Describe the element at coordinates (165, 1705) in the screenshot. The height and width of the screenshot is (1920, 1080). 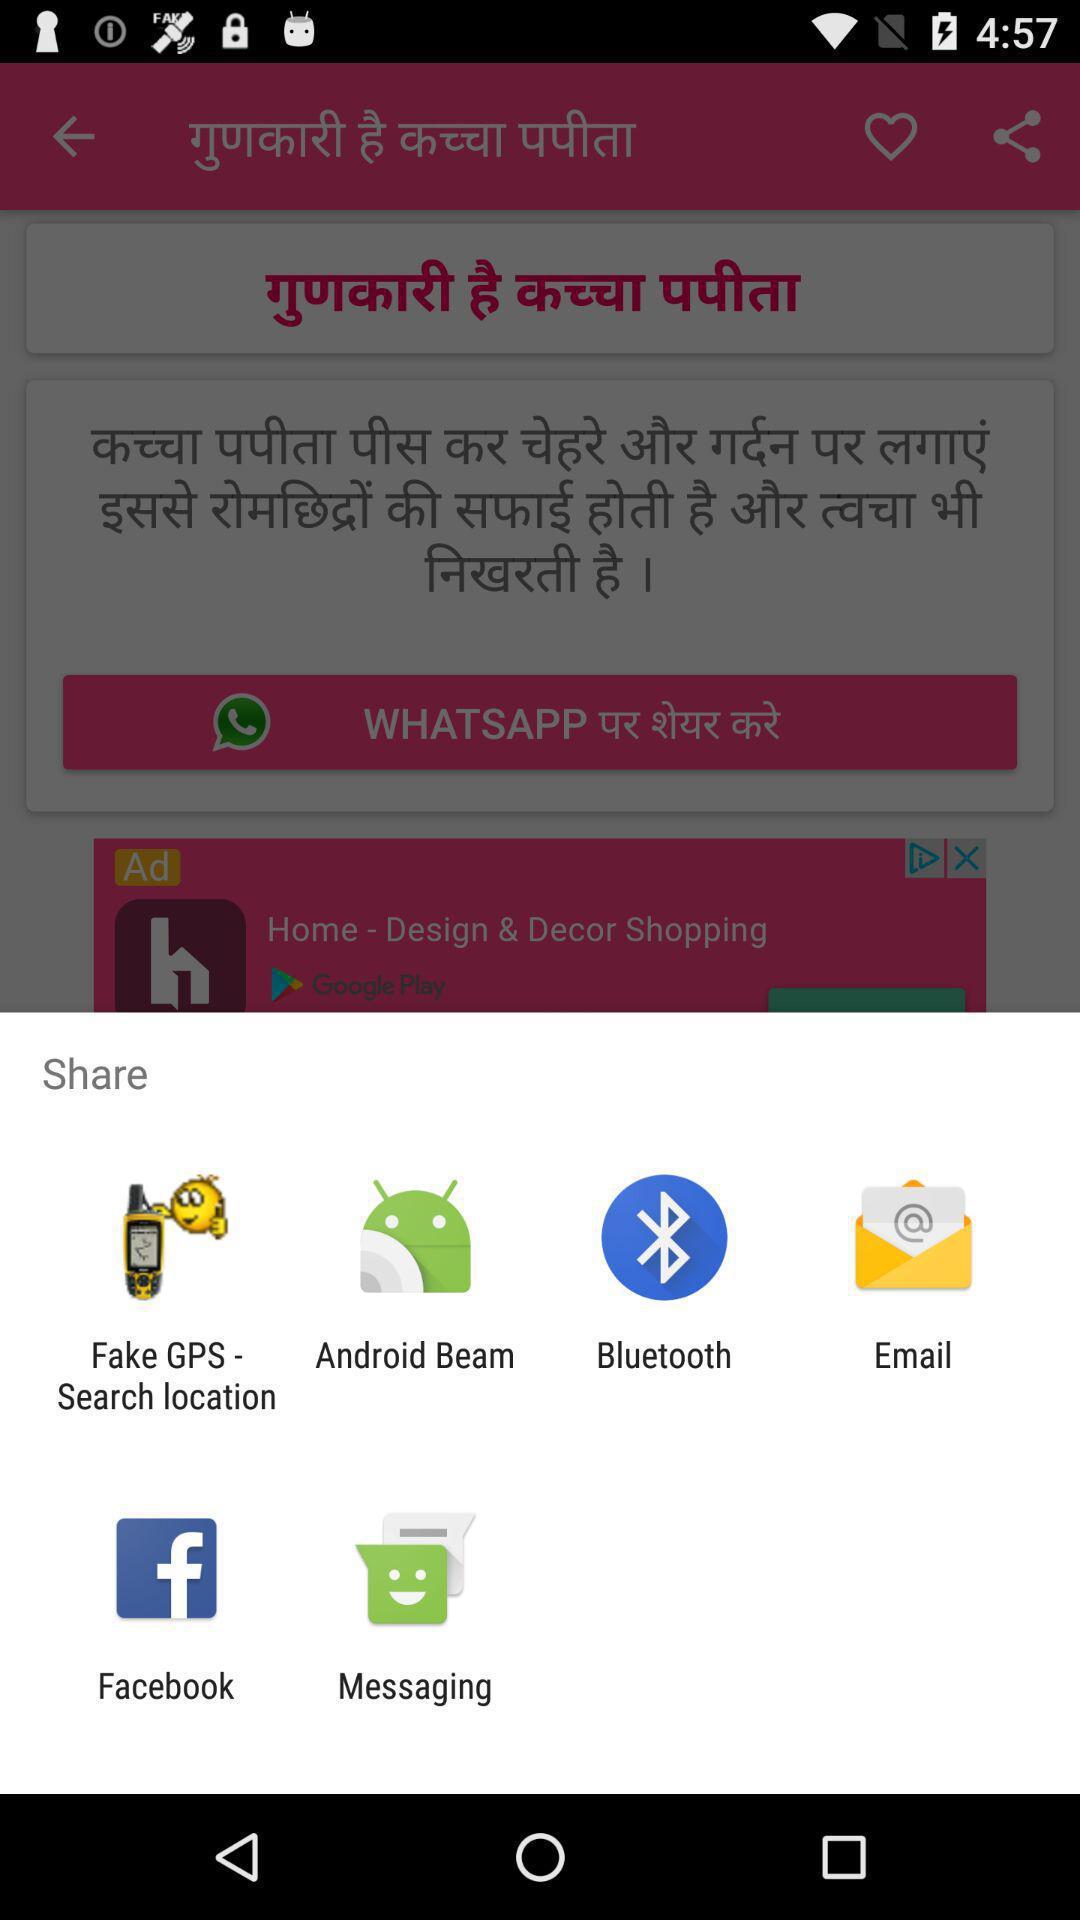
I see `the facebook` at that location.